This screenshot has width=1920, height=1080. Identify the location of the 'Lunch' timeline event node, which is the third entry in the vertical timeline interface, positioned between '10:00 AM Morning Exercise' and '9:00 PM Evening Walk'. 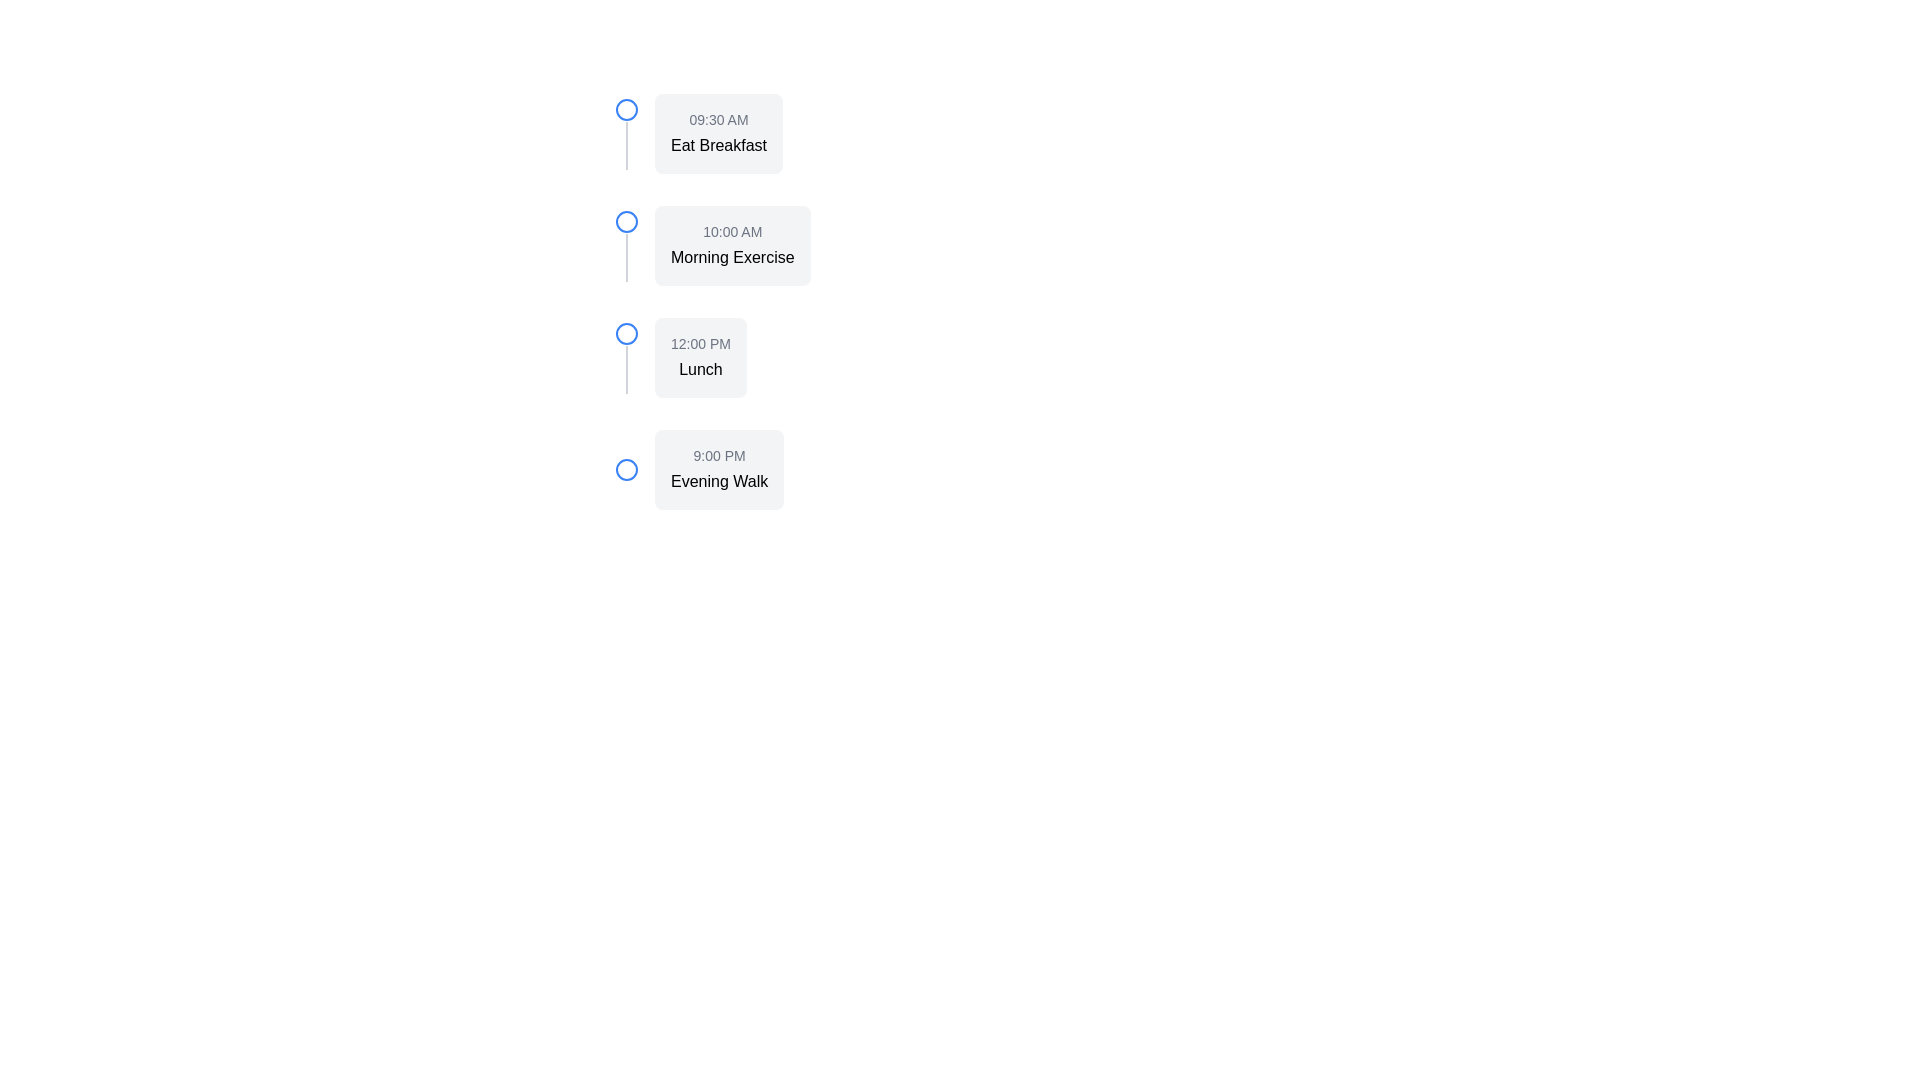
(822, 357).